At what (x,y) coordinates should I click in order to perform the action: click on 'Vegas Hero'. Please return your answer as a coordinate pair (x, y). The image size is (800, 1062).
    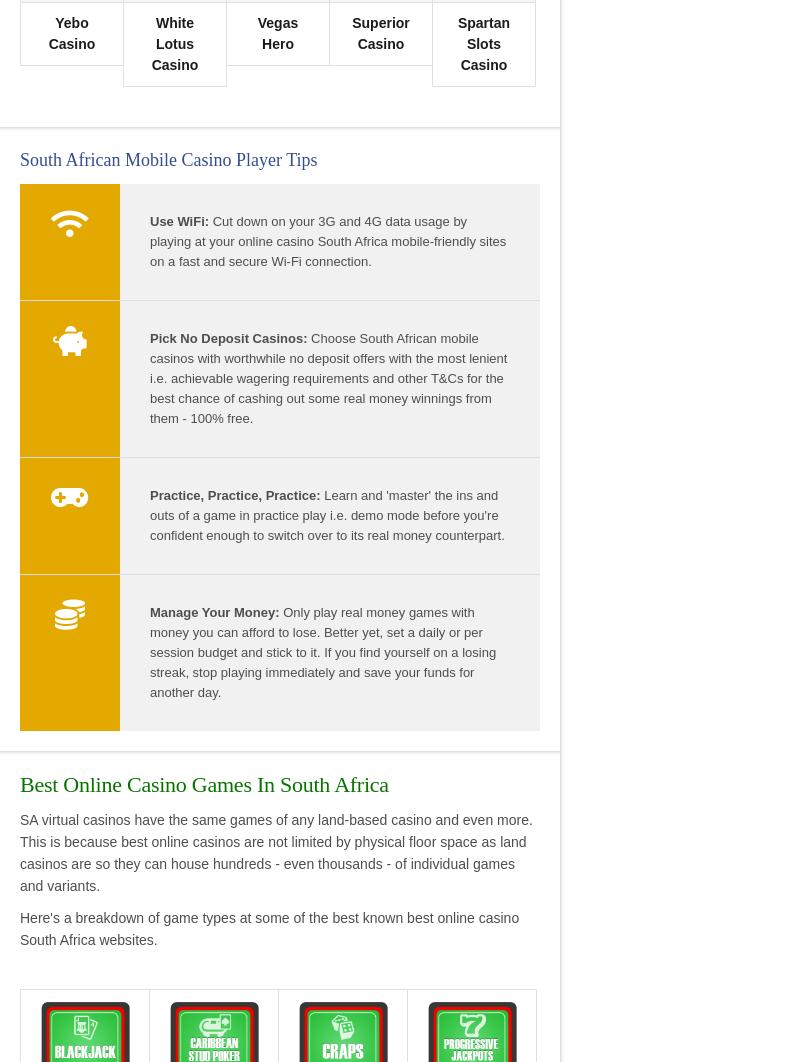
    Looking at the image, I should click on (277, 32).